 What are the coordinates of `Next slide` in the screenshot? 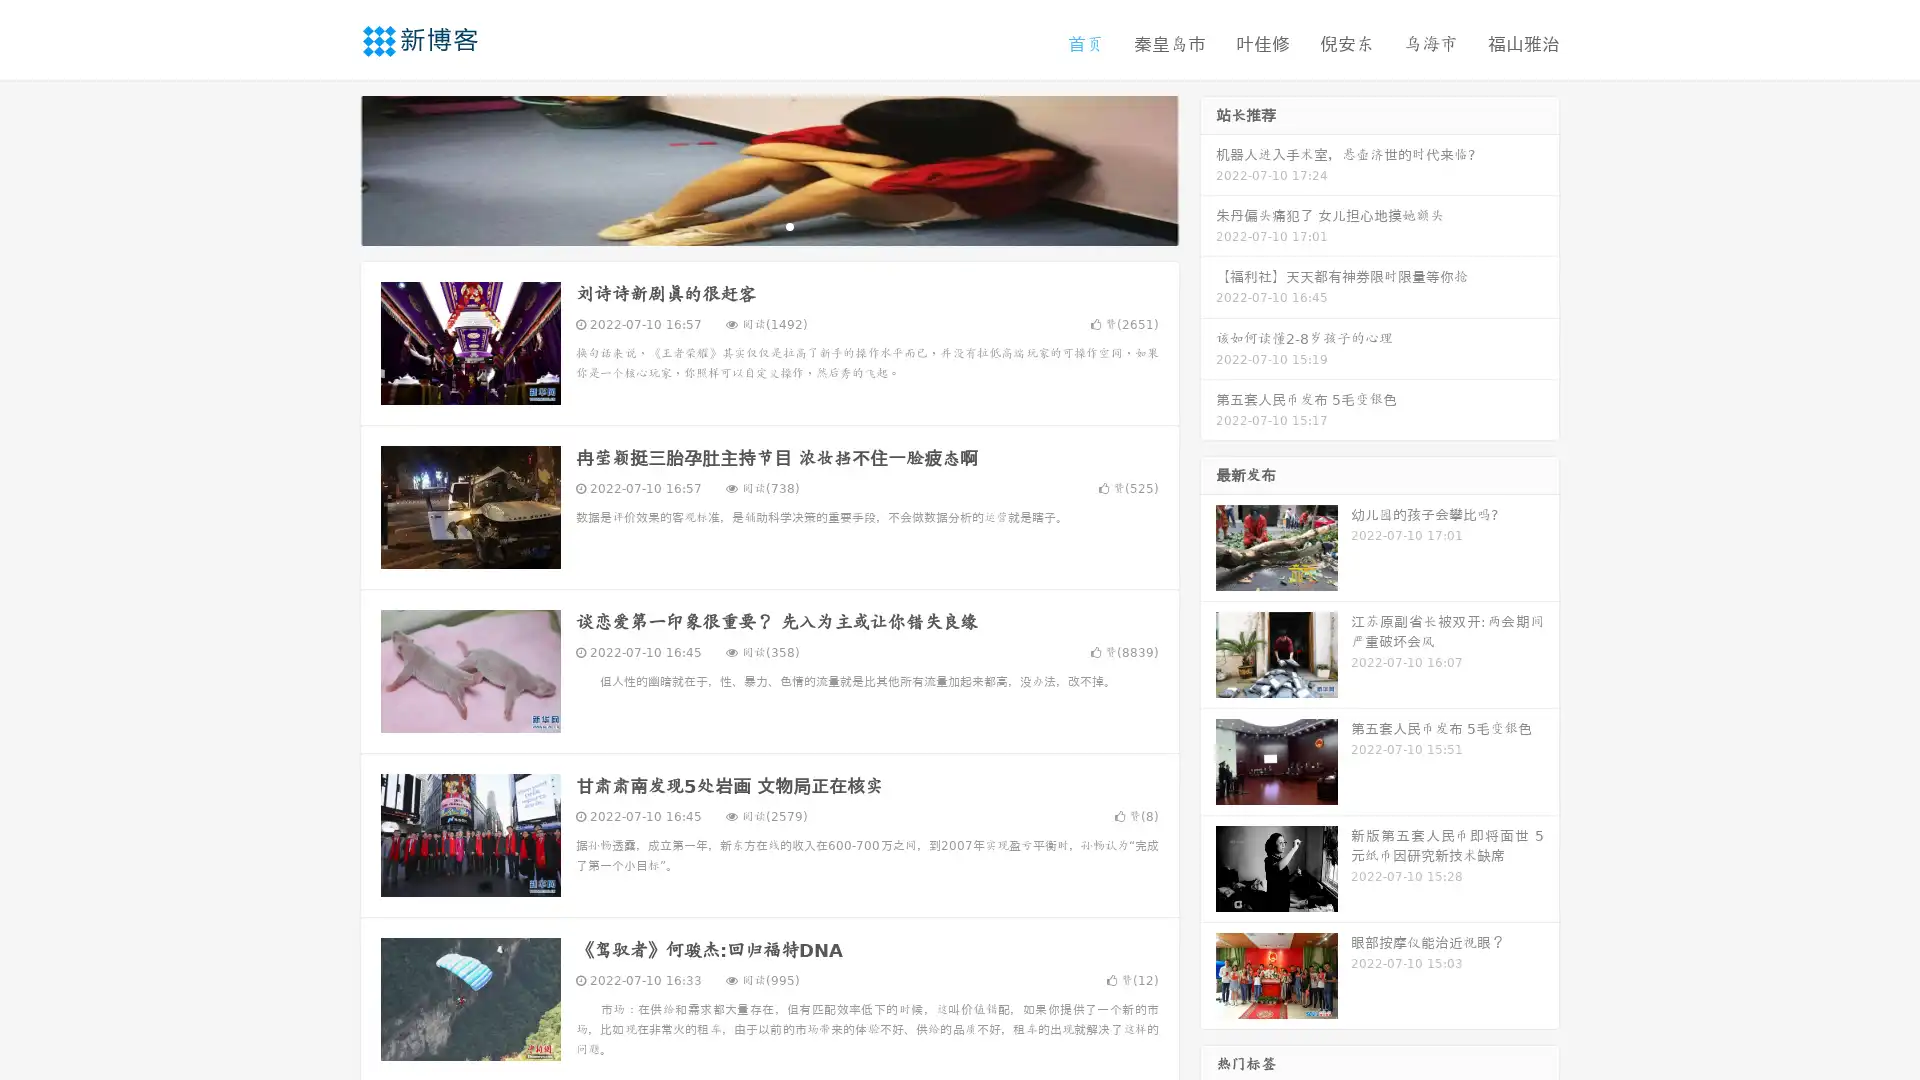 It's located at (1208, 168).